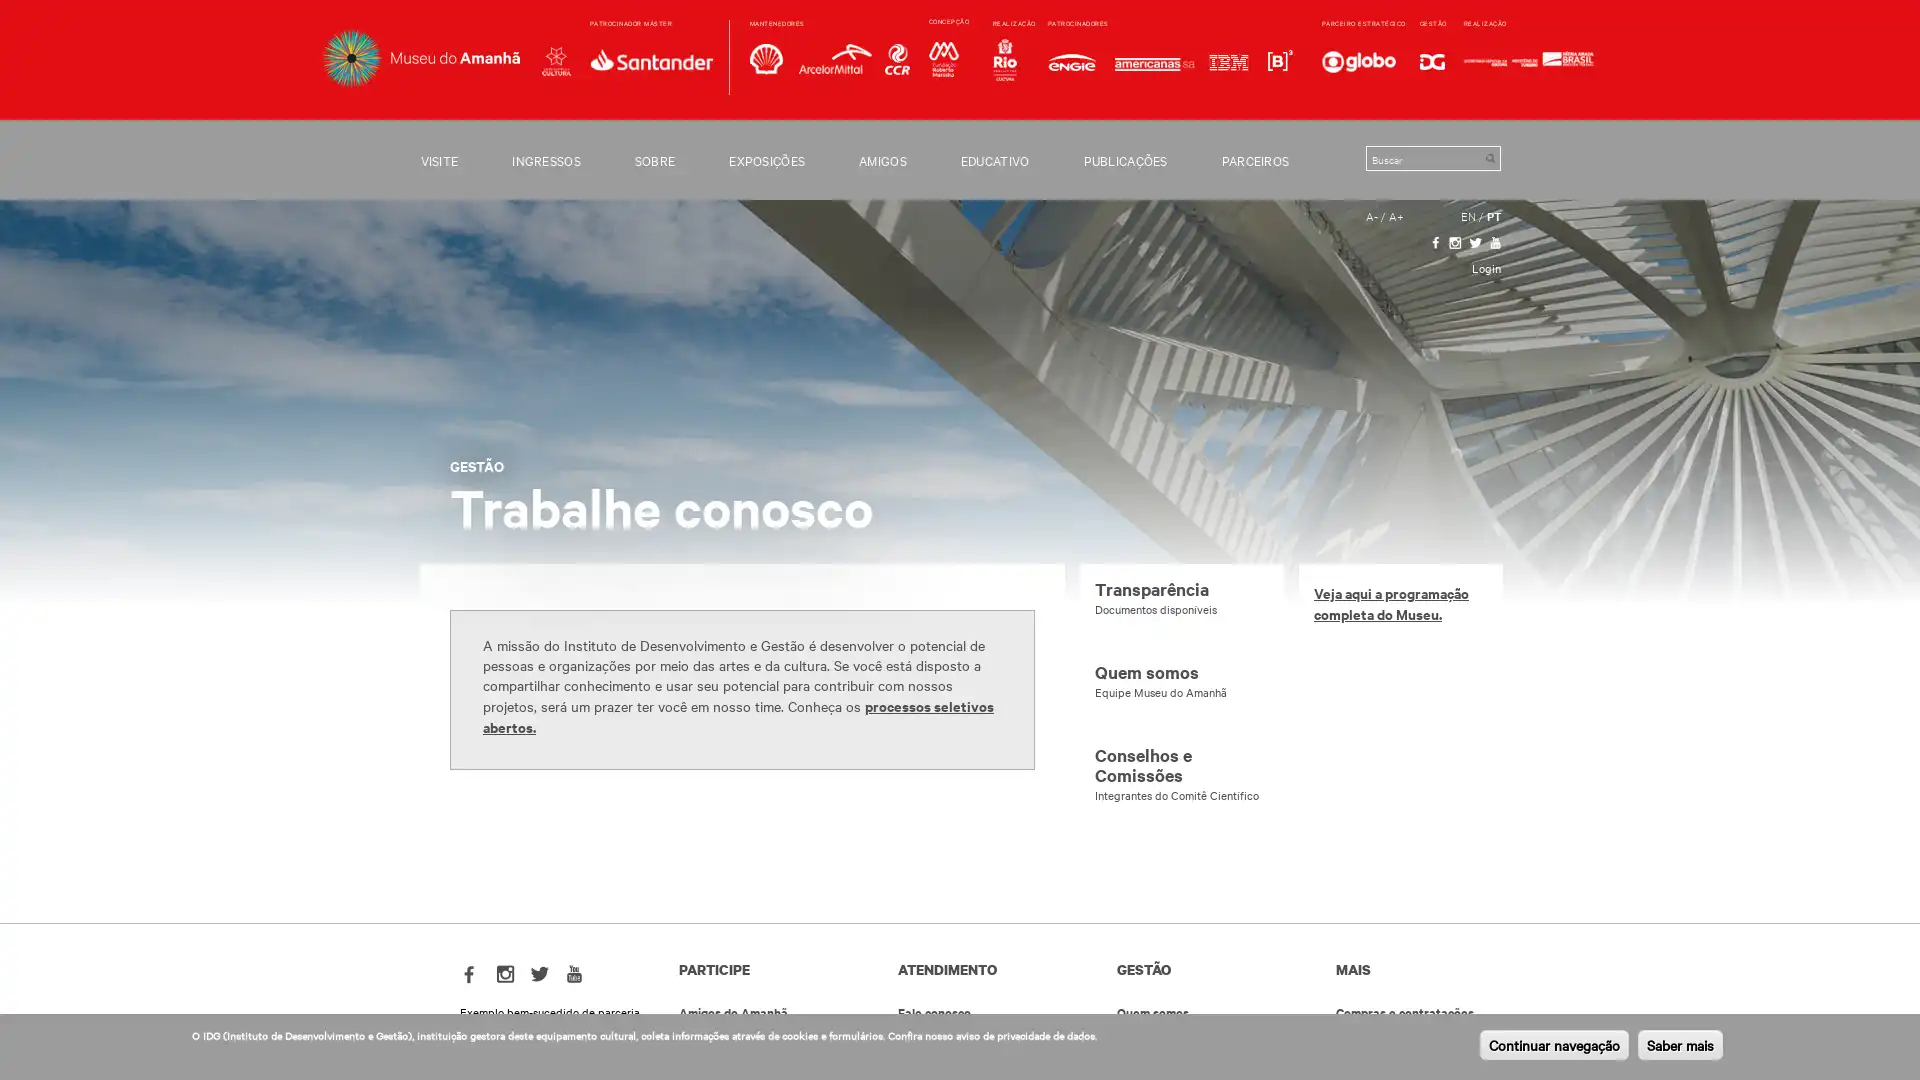 This screenshot has width=1920, height=1080. Describe the element at coordinates (1553, 1044) in the screenshot. I see `Continuar navegacao` at that location.